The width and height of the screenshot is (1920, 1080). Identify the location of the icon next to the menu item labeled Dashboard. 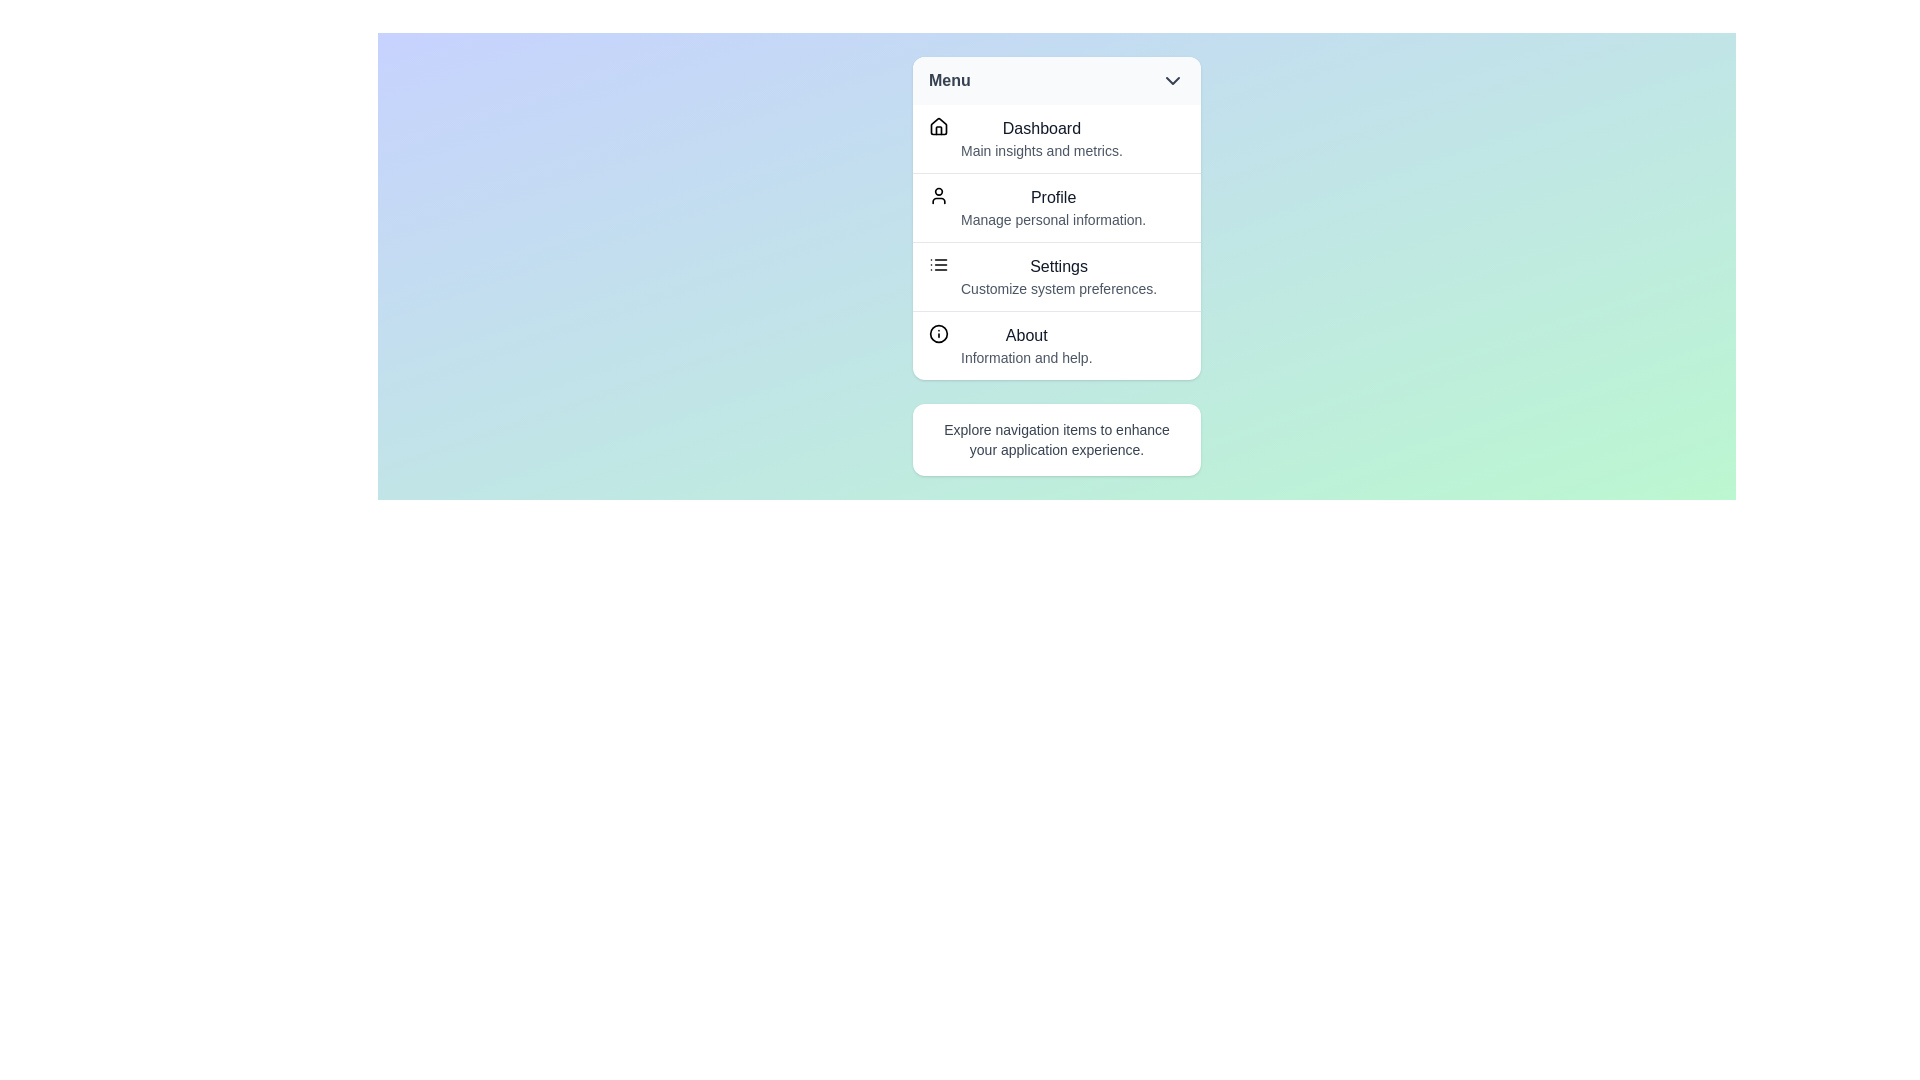
(938, 127).